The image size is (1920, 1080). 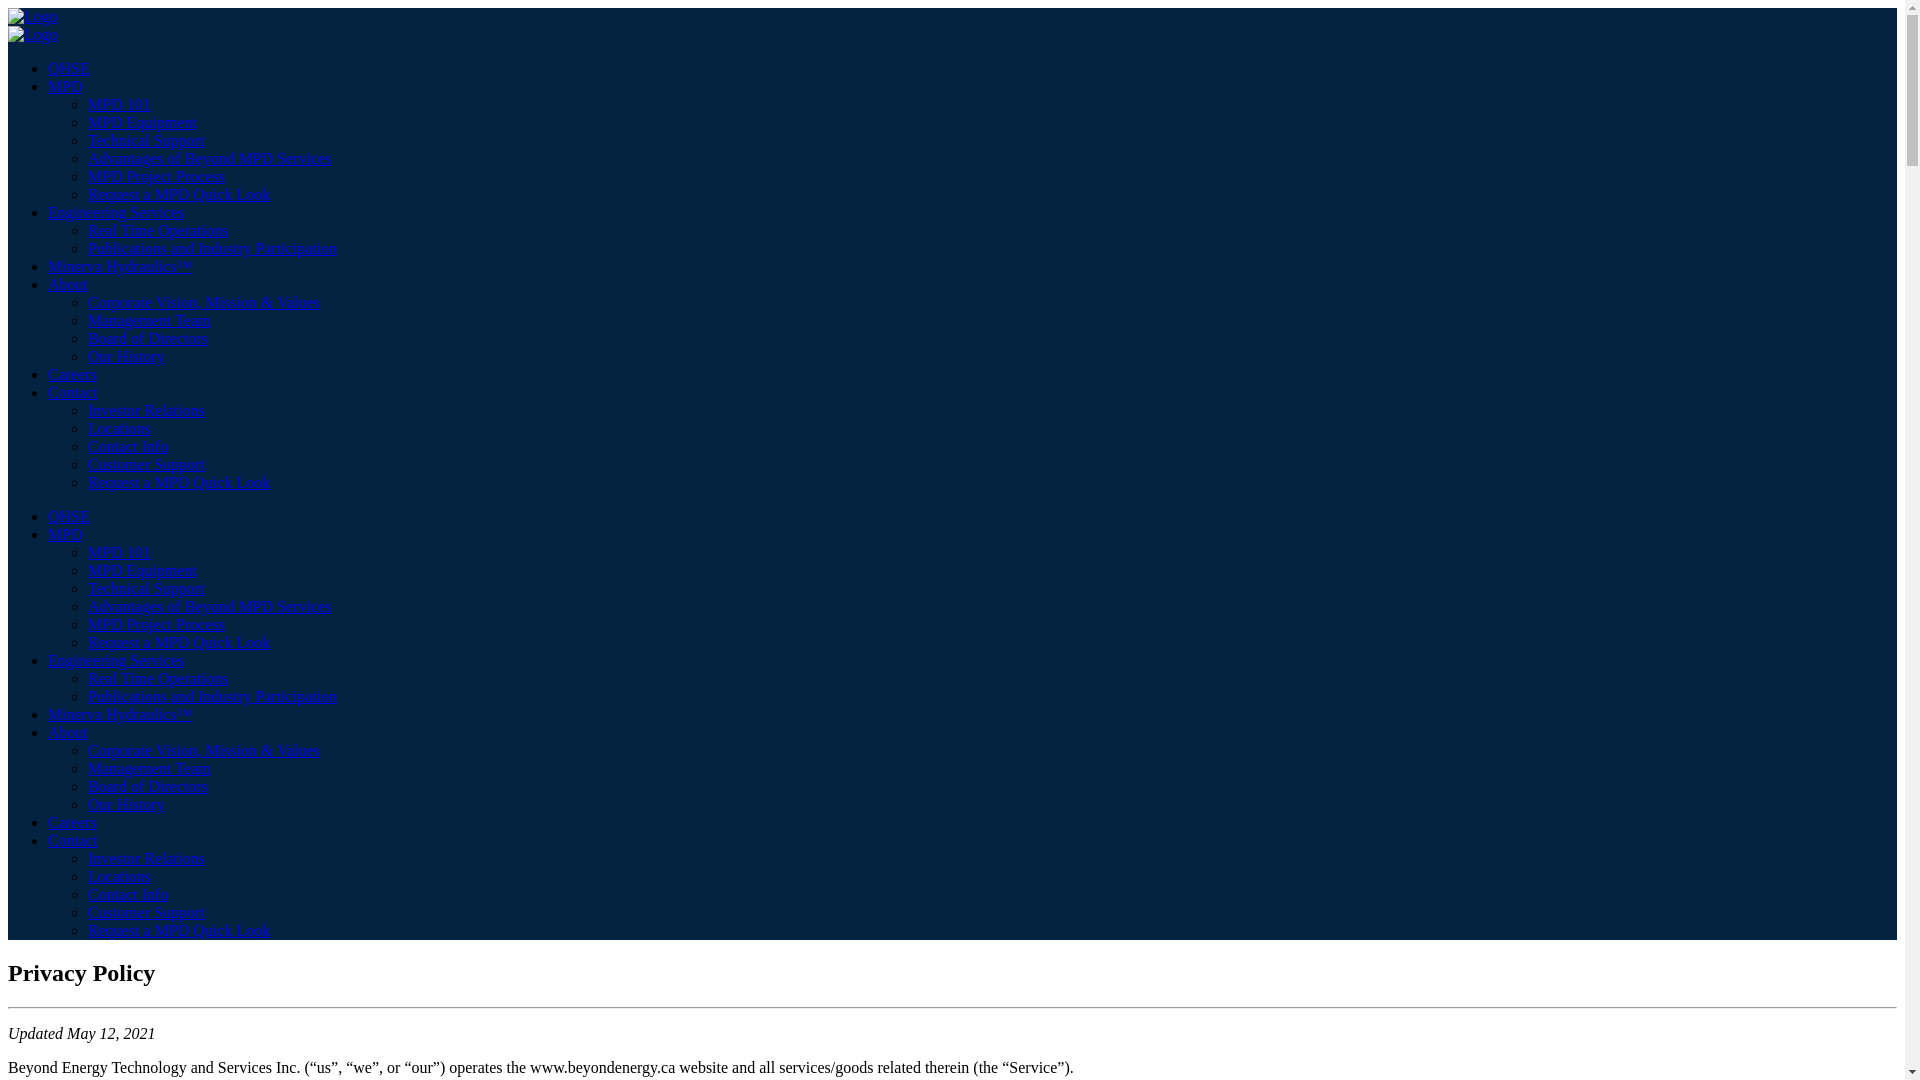 I want to click on 'Our History', so click(x=125, y=355).